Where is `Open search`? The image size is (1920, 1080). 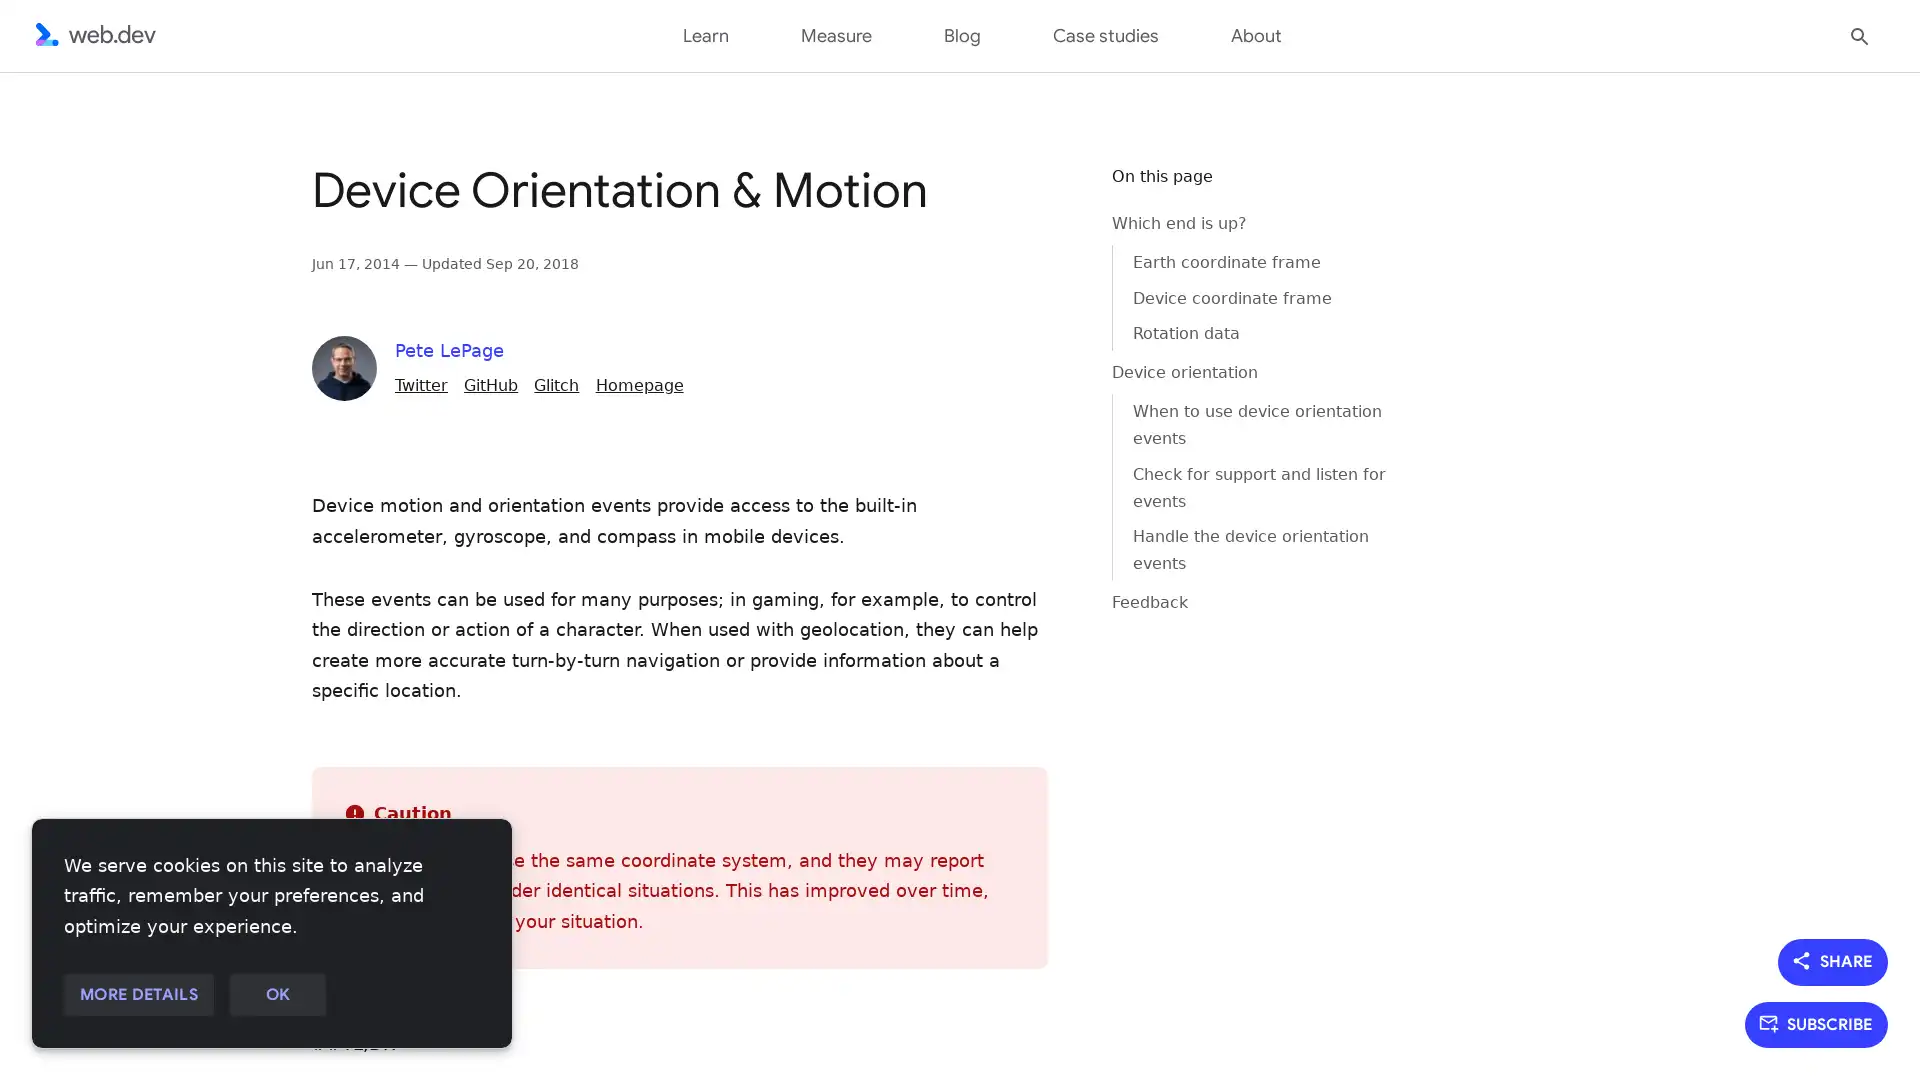
Open search is located at coordinates (1859, 34).